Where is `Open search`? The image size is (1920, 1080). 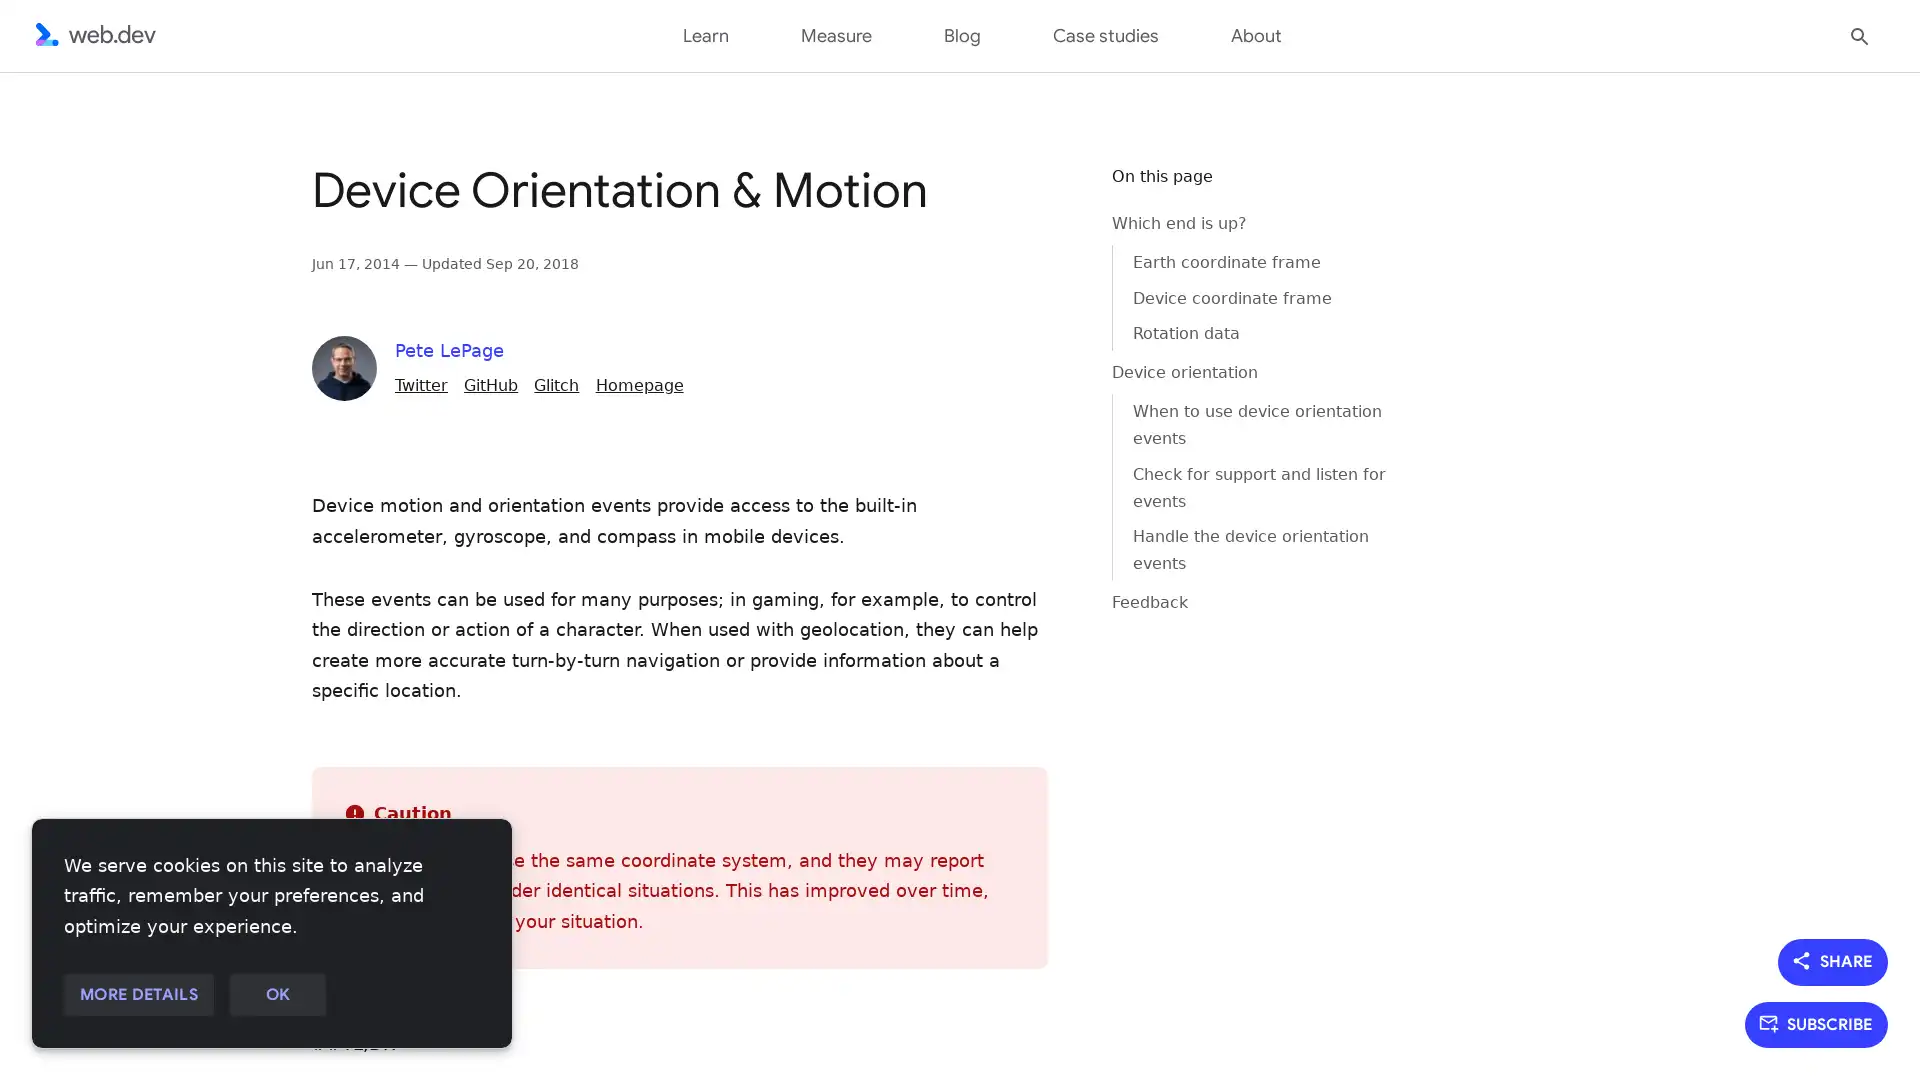
Open search is located at coordinates (1859, 34).